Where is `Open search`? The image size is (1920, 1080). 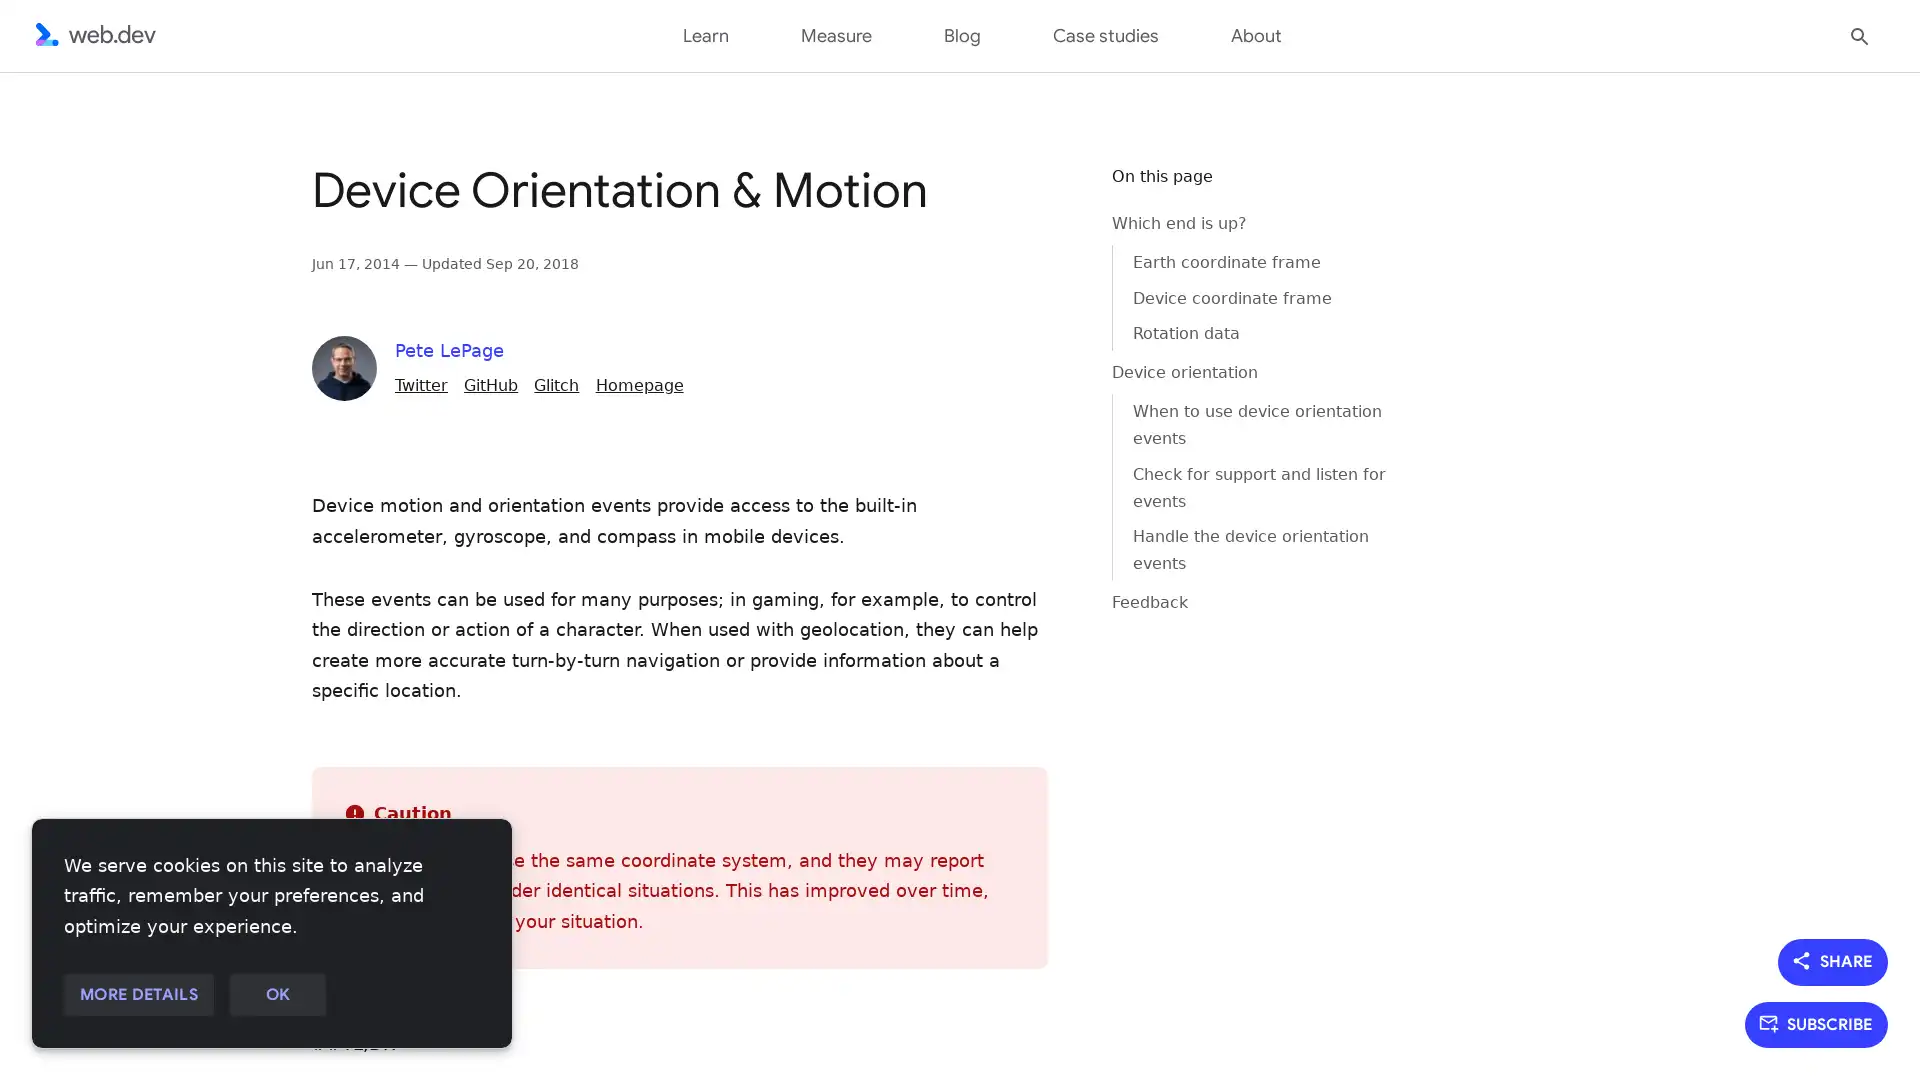
Open search is located at coordinates (1859, 34).